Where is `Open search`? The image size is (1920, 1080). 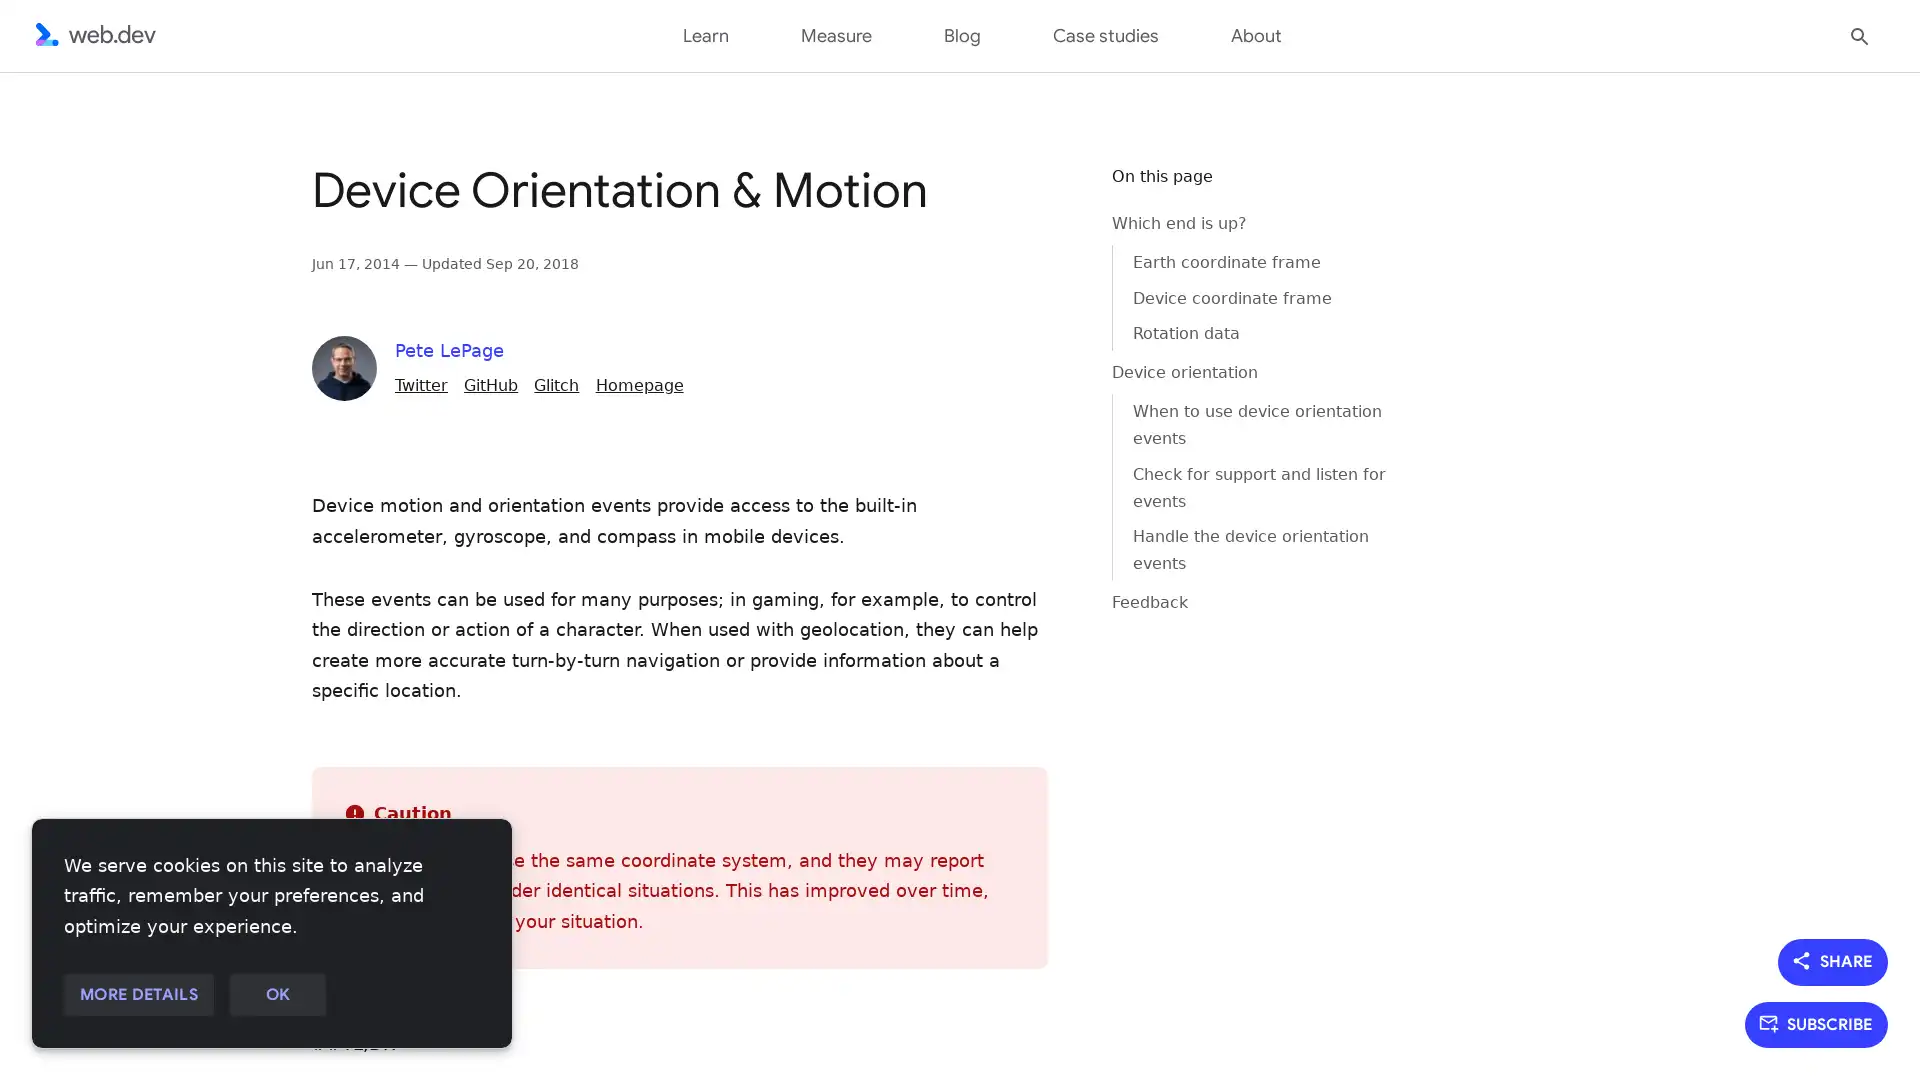
Open search is located at coordinates (1859, 34).